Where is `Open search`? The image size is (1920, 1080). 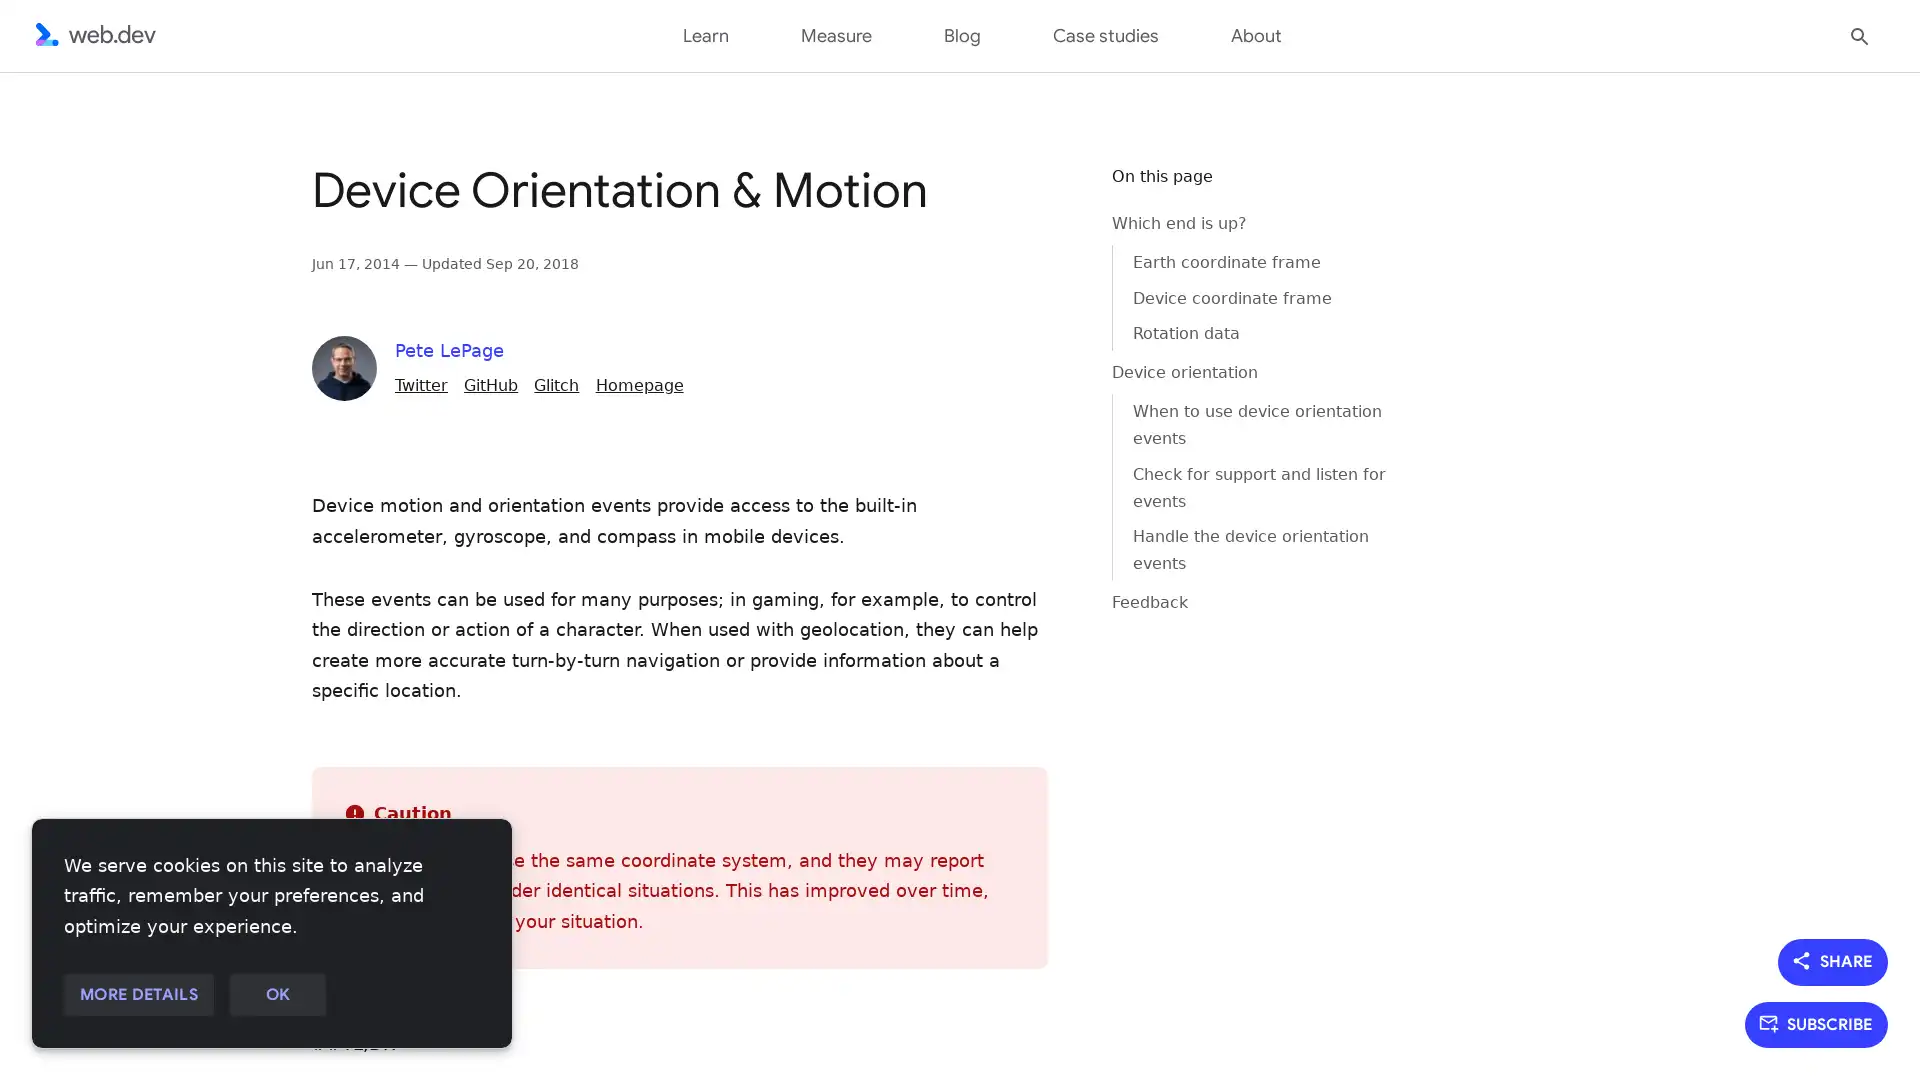
Open search is located at coordinates (1859, 34).